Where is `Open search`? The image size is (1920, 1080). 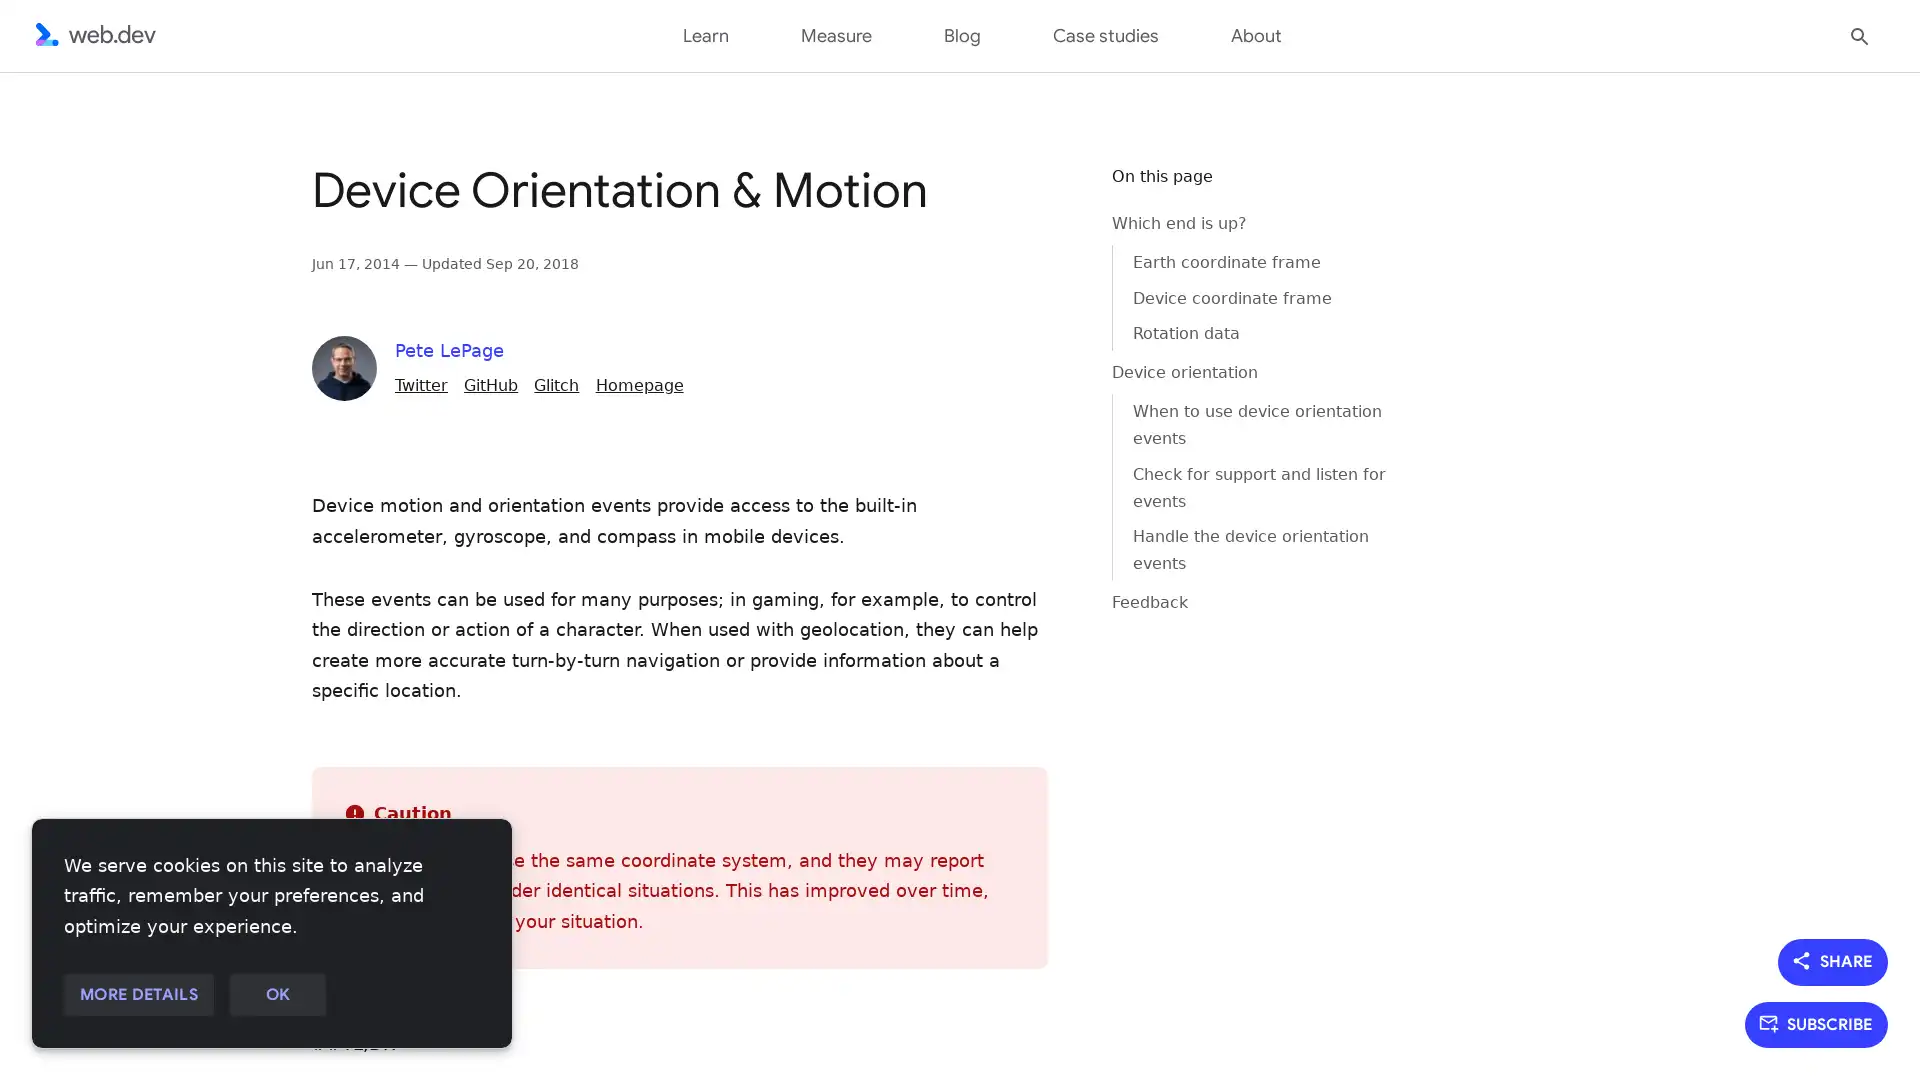
Open search is located at coordinates (1859, 34).